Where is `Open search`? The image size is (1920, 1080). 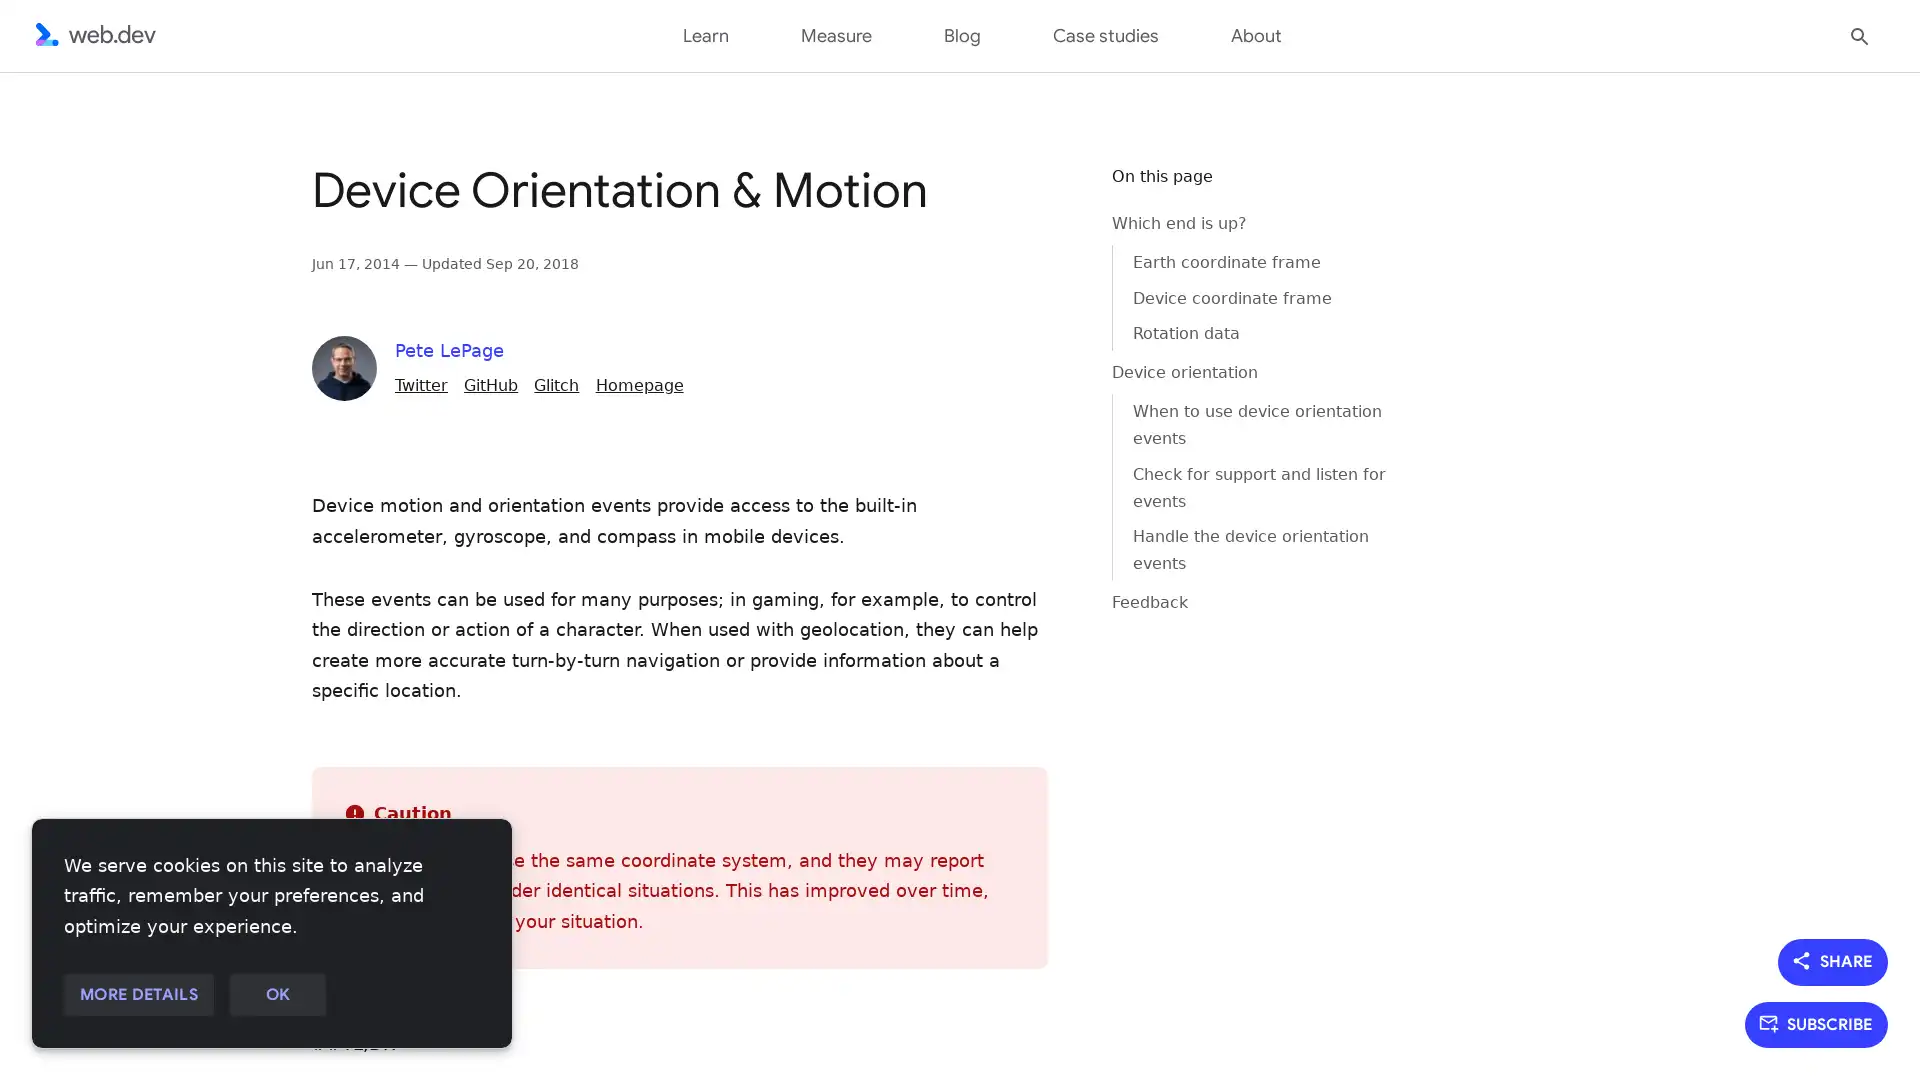
Open search is located at coordinates (1859, 34).